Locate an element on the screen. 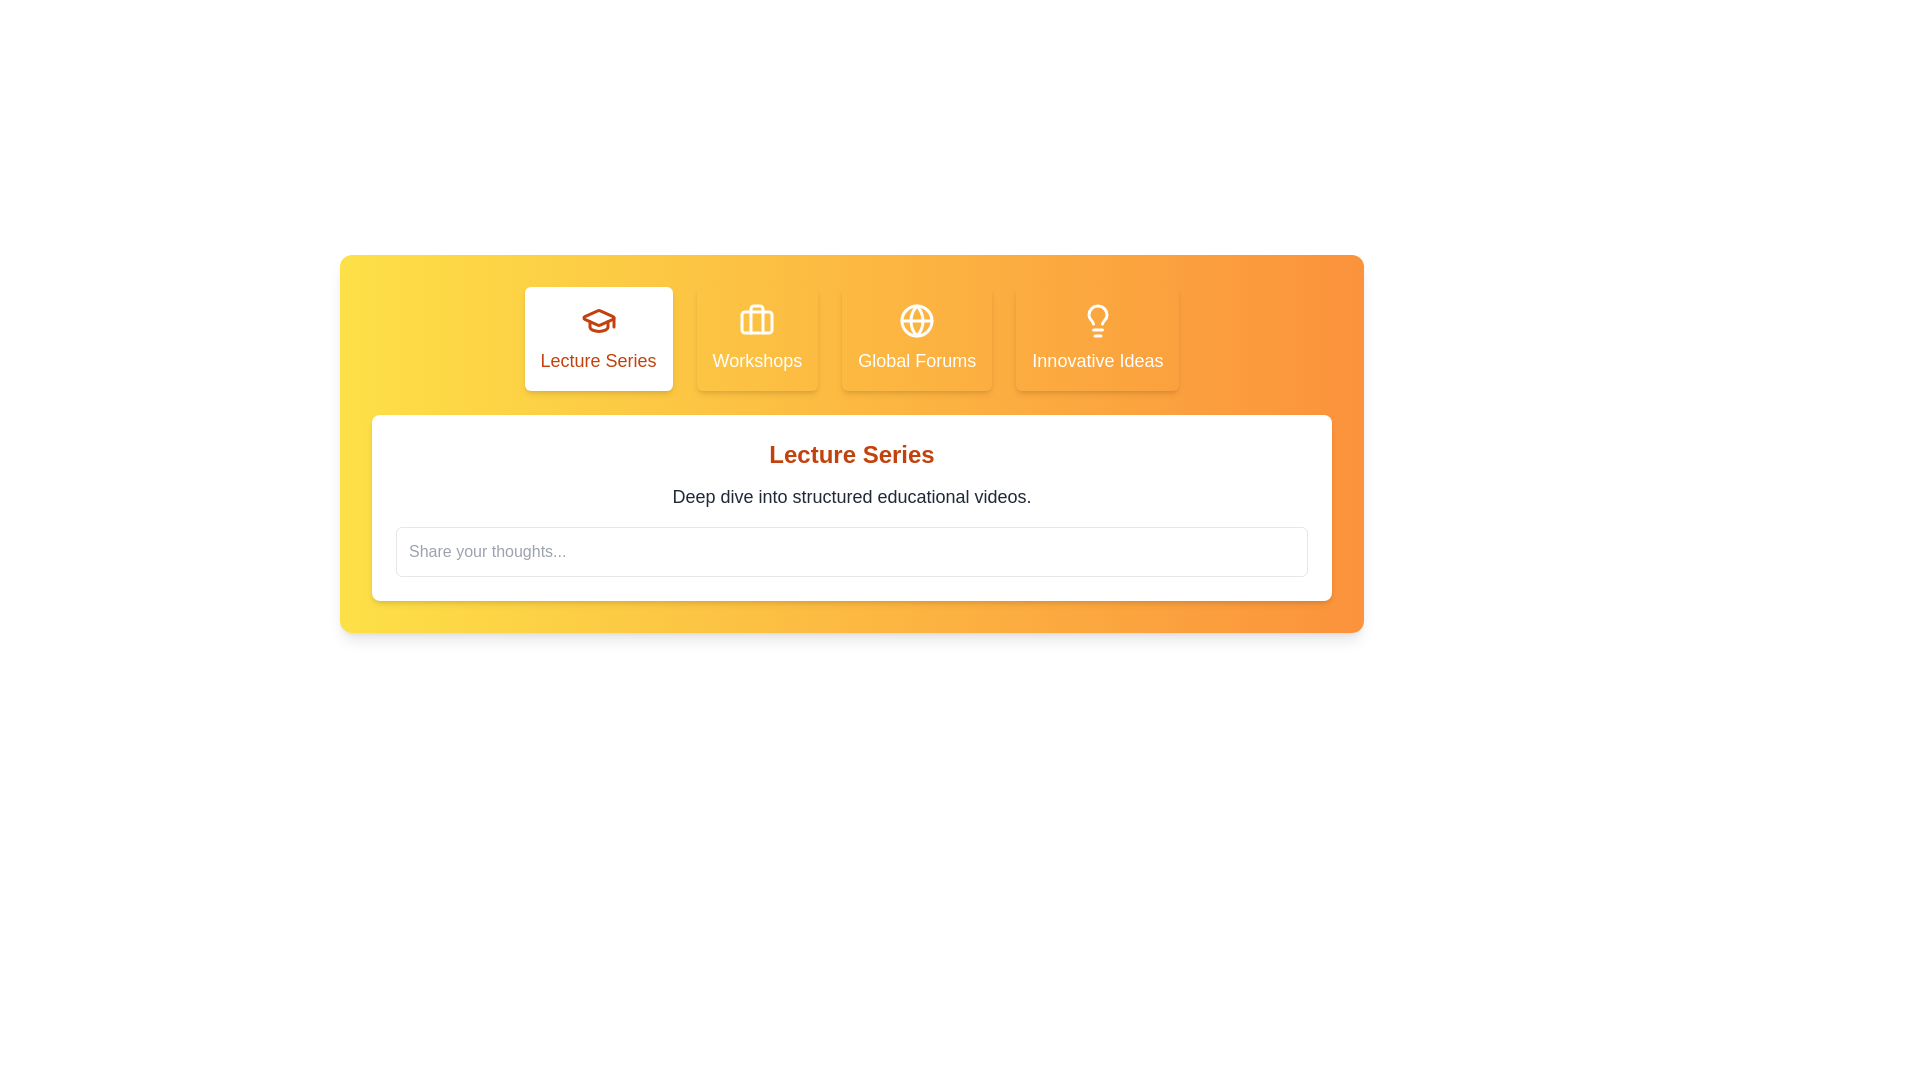  the tab corresponding to Workshops is located at coordinates (756, 338).